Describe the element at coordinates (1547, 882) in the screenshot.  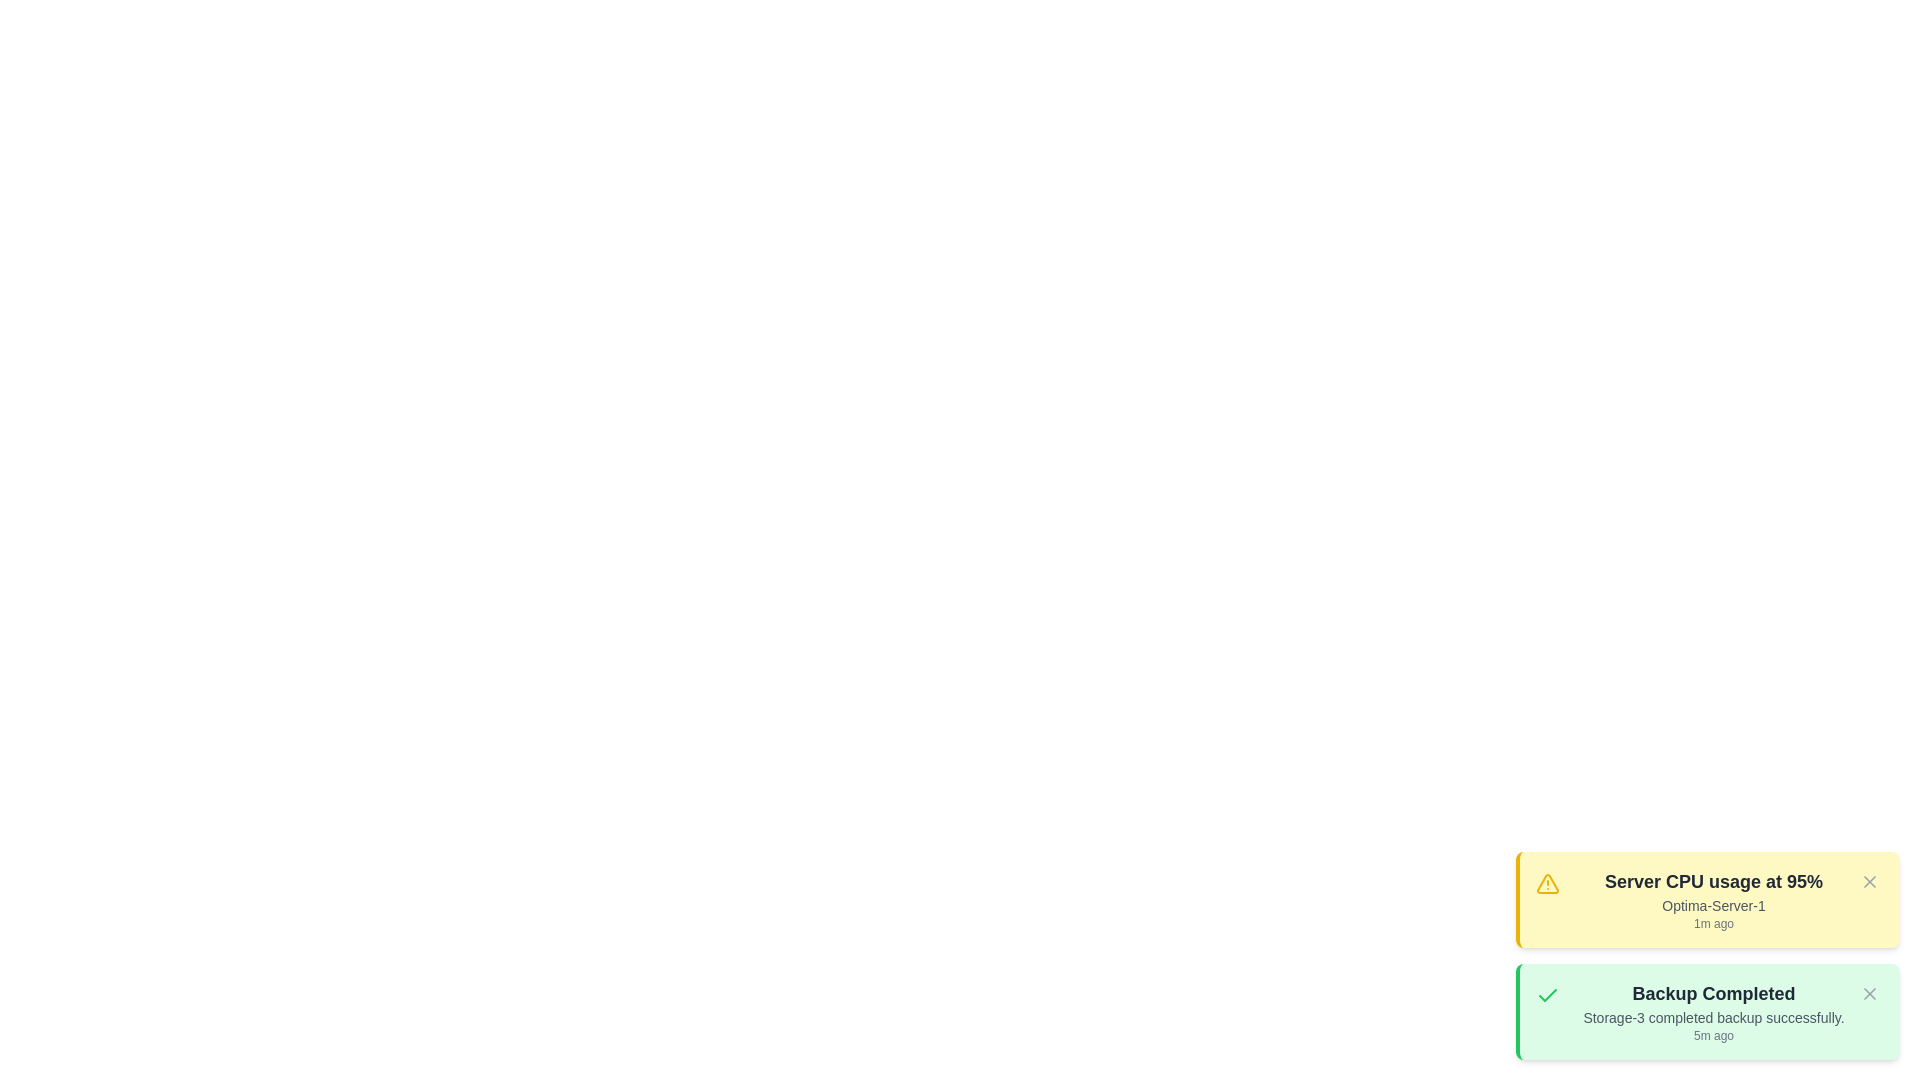
I see `the warning icon to inspect the server CPU usage alert` at that location.